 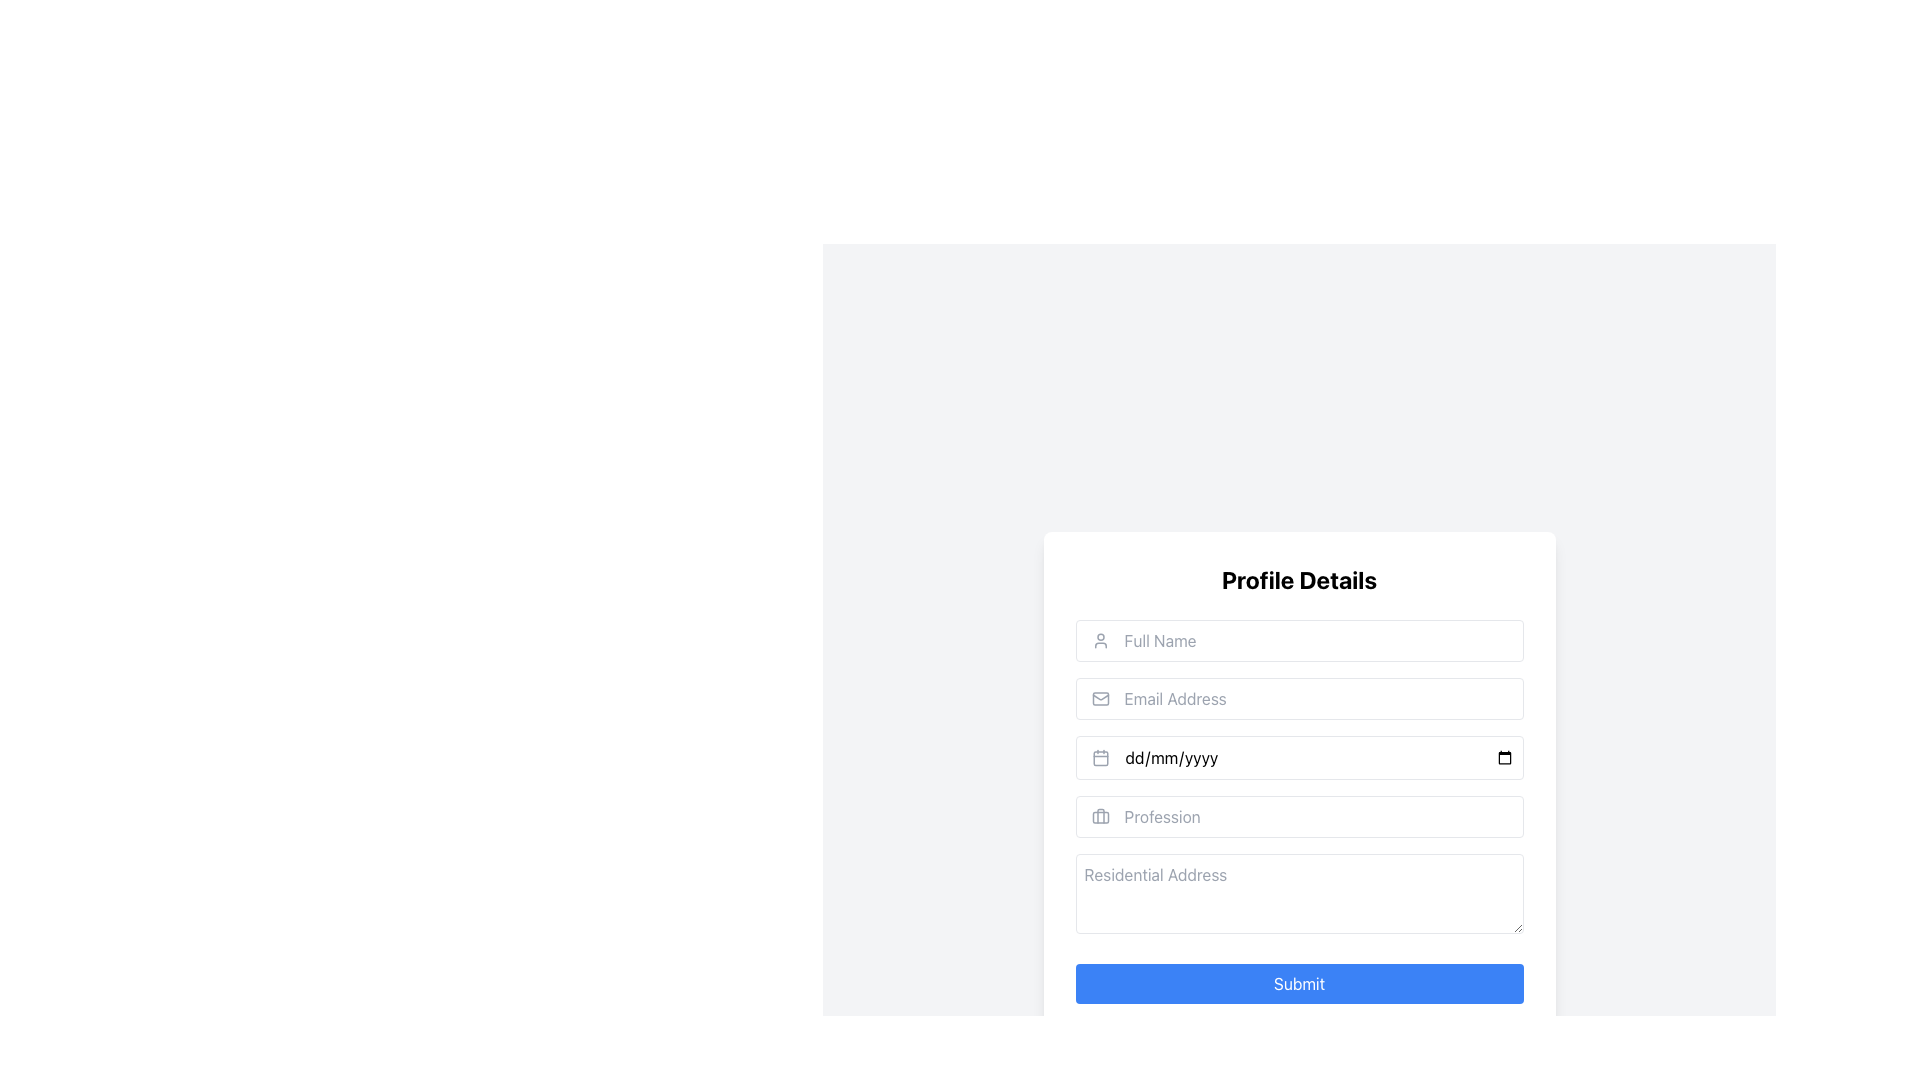 What do you see at coordinates (1099, 640) in the screenshot?
I see `the user profile icon, which is a gray outline of a person's upper body, positioned slightly to the left of the 'Full Name' input field` at bounding box center [1099, 640].